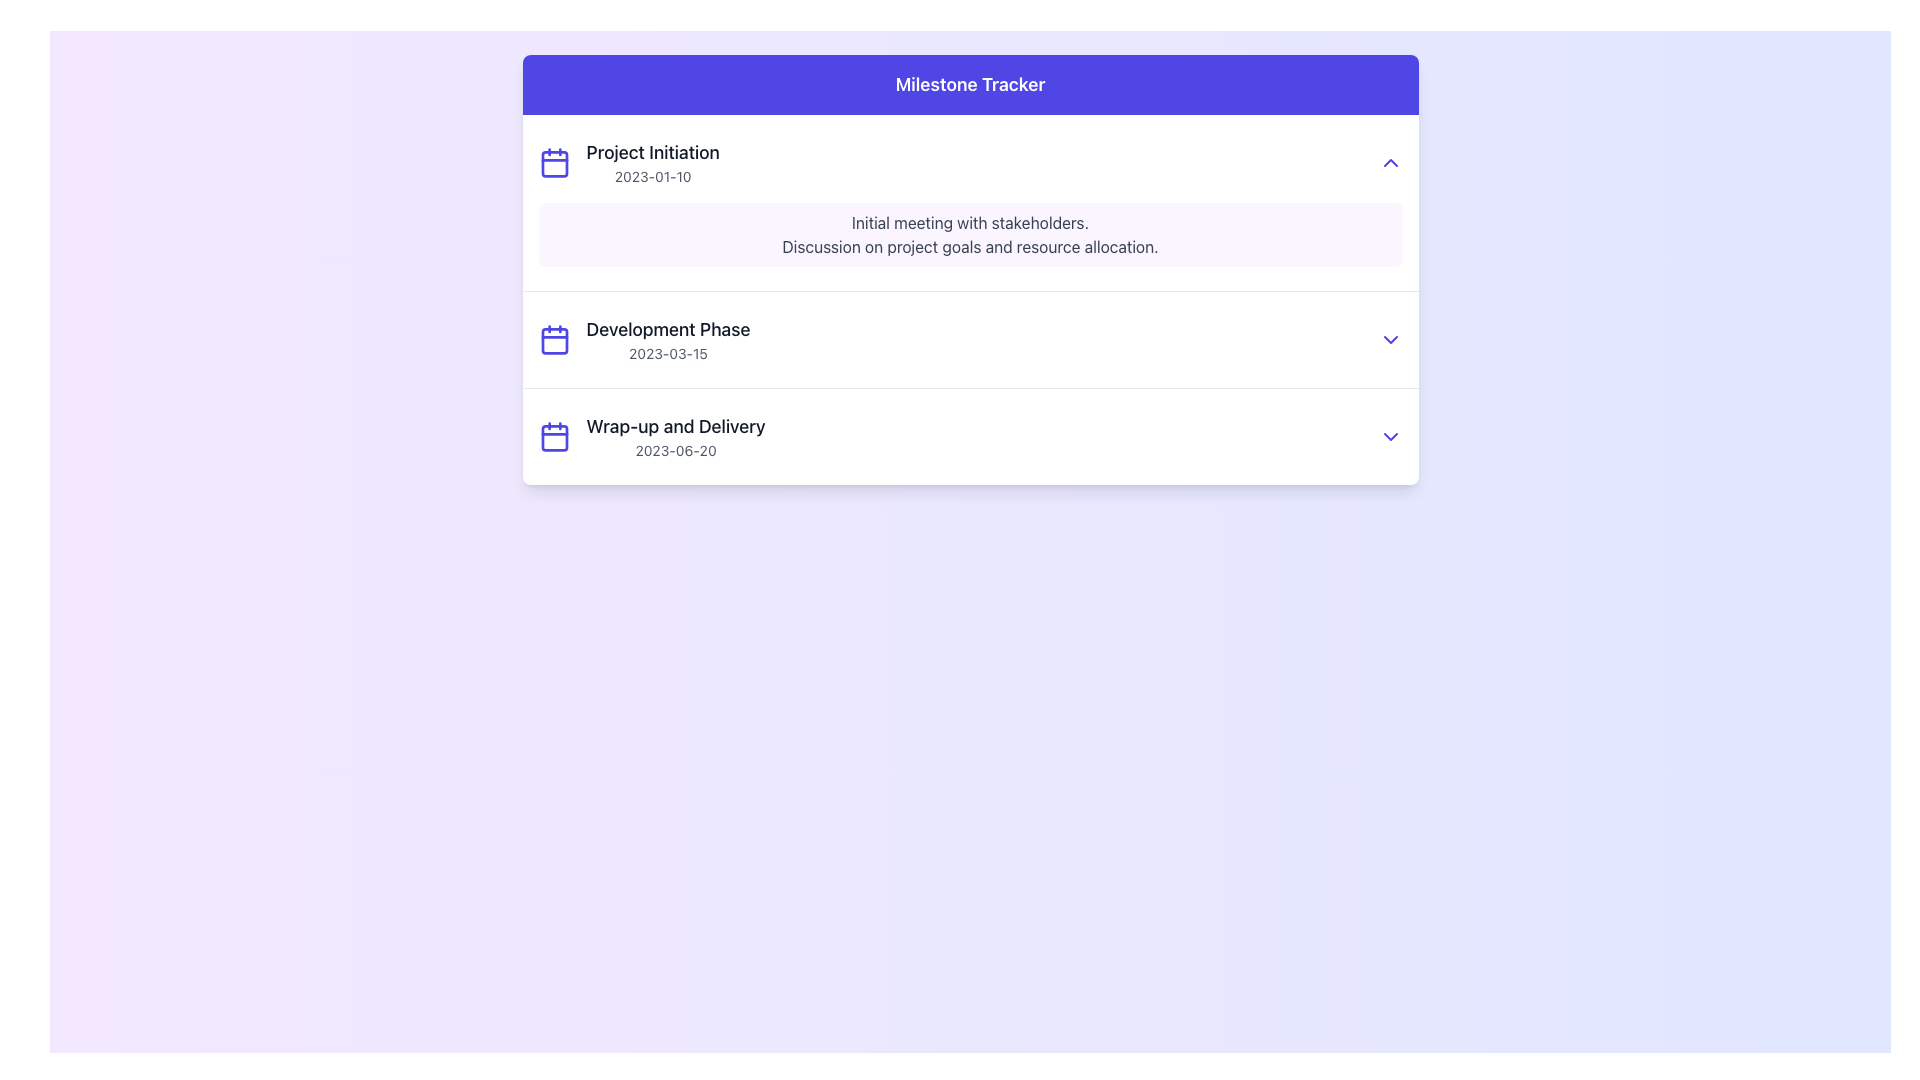 The width and height of the screenshot is (1920, 1080). Describe the element at coordinates (676, 451) in the screenshot. I see `the text label displaying '2023-06-20' which is styled in a subtle gray color and located beneath the 'Wrap-up and Delivery' title` at that location.